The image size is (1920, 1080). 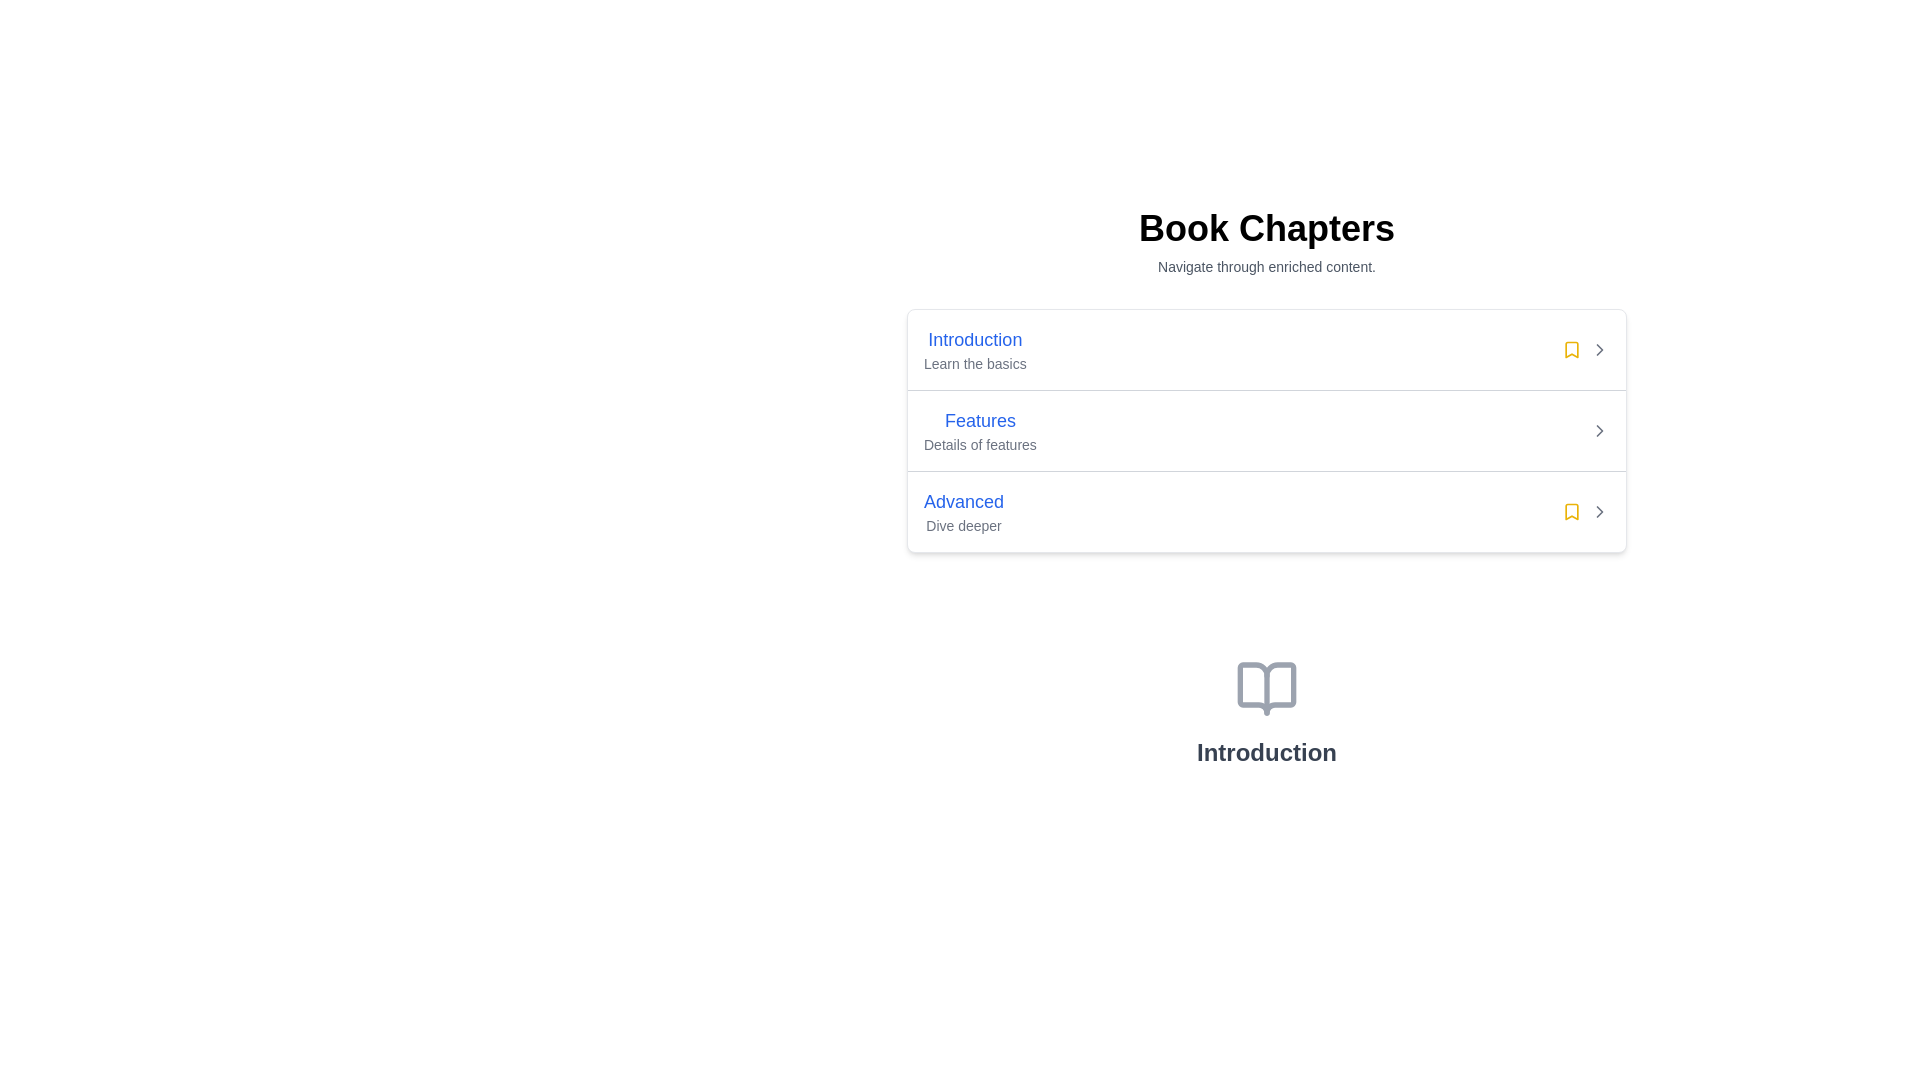 What do you see at coordinates (1266, 752) in the screenshot?
I see `the 'Introduction' text heading which is displayed in bold and larger font size, located centrally between the book icon and the descriptive text 'Learn the basics.'` at bounding box center [1266, 752].